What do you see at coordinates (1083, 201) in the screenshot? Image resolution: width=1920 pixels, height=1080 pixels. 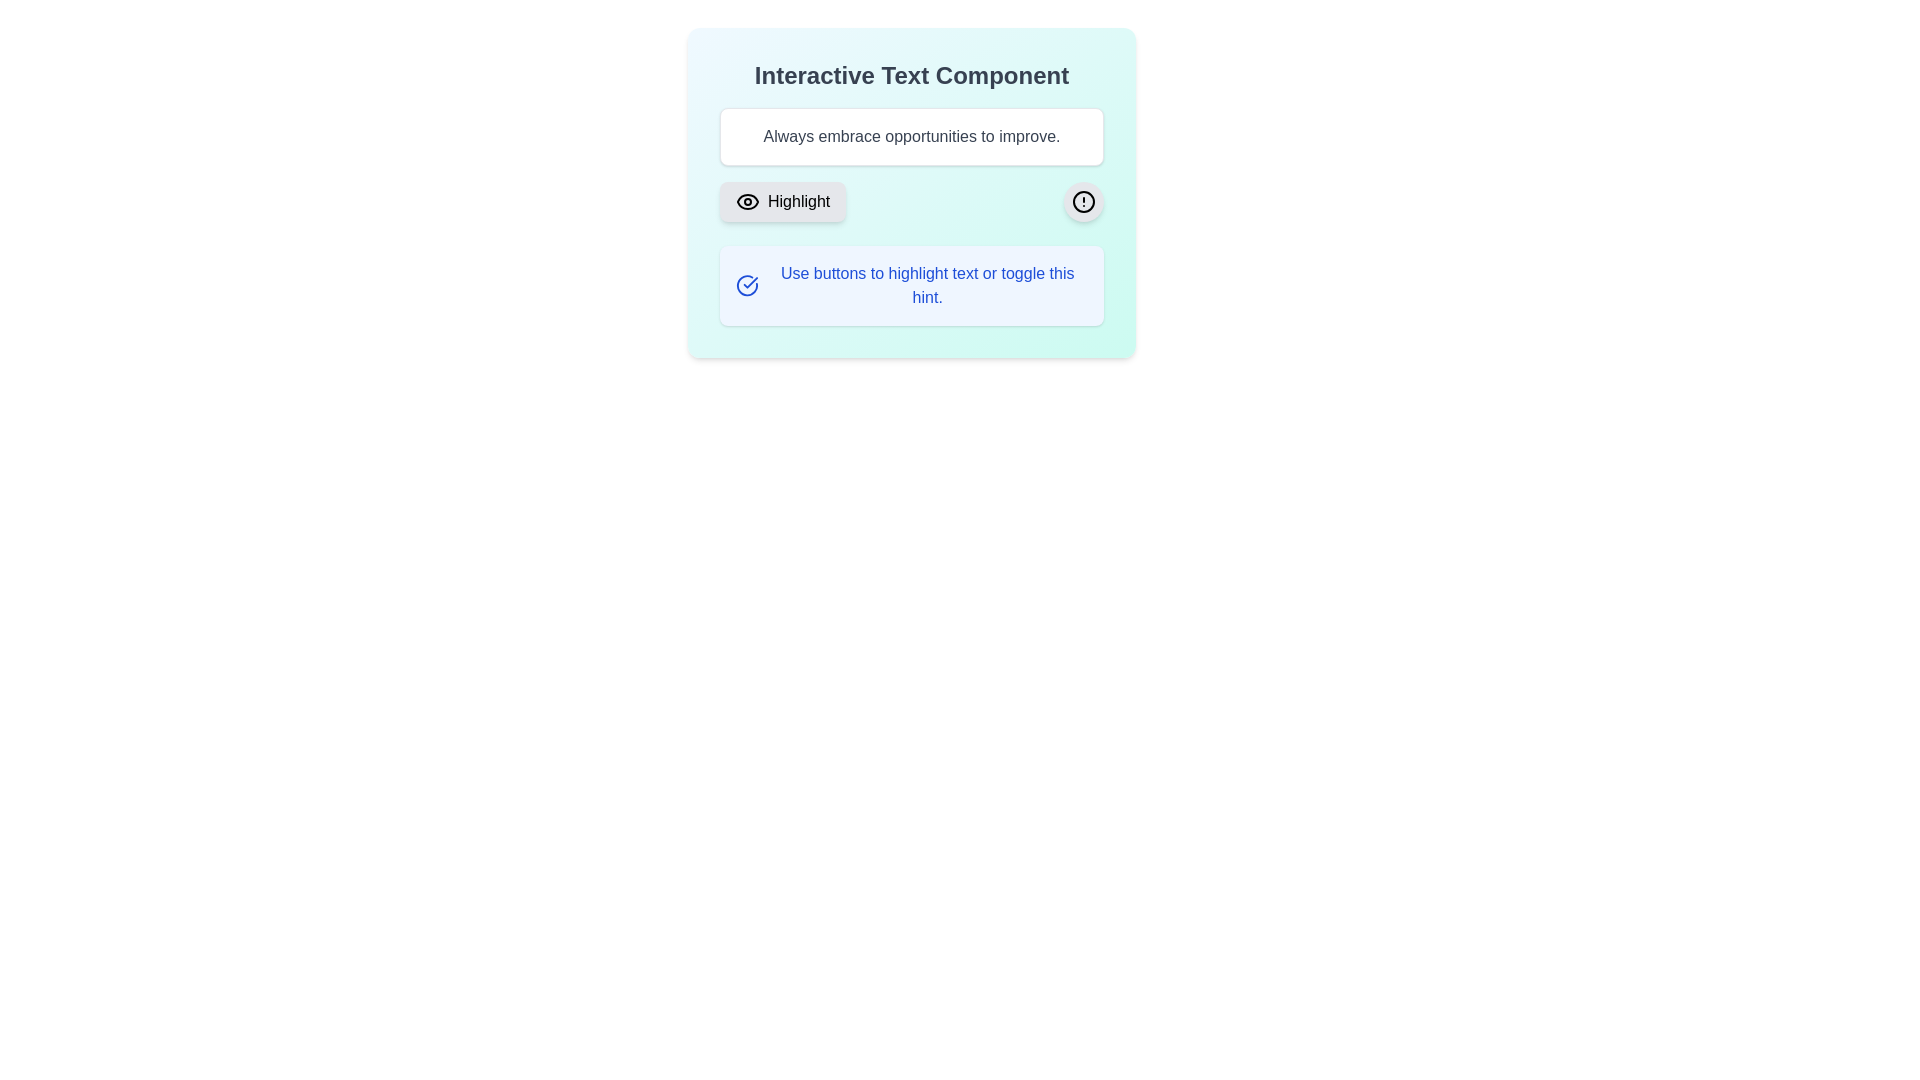 I see `the alert-type icon located on the right side of the 'Highlight' button in the light blue panel` at bounding box center [1083, 201].